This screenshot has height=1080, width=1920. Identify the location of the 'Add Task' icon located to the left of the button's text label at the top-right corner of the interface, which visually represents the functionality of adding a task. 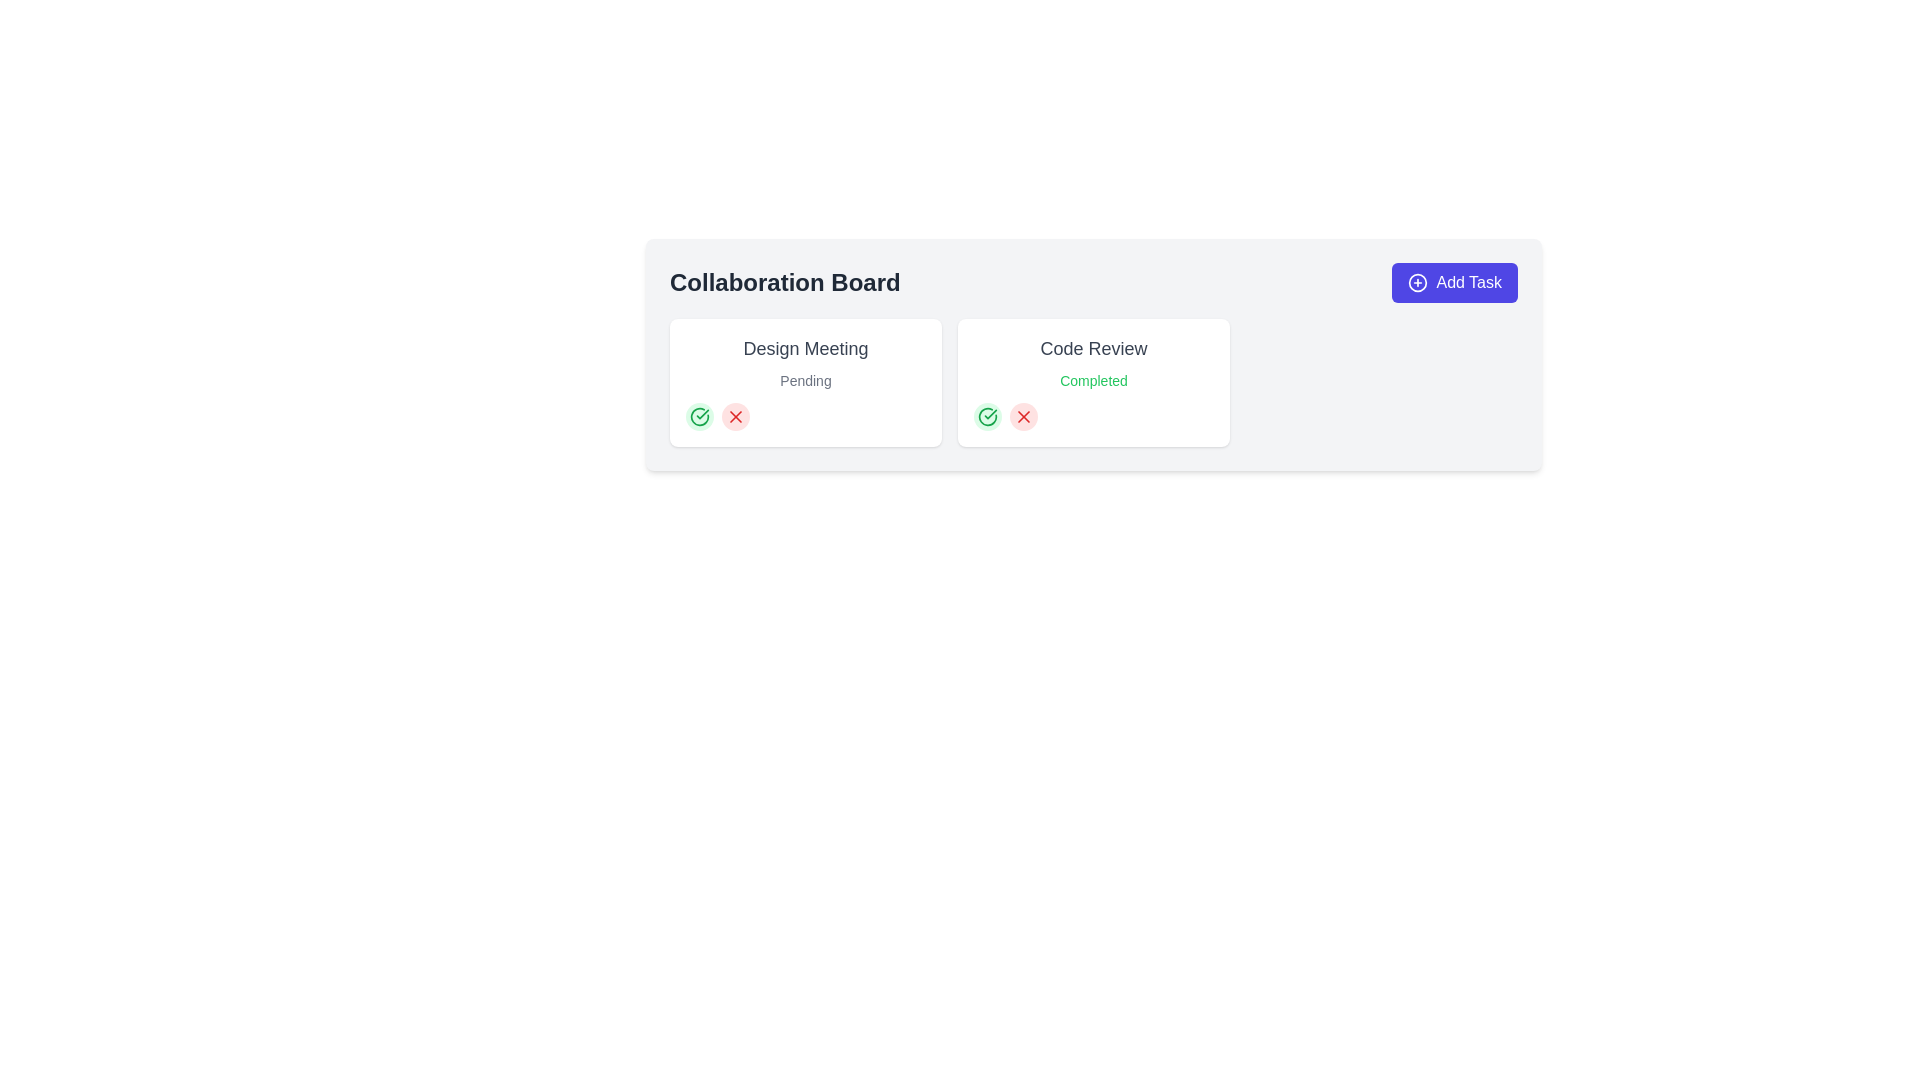
(1417, 282).